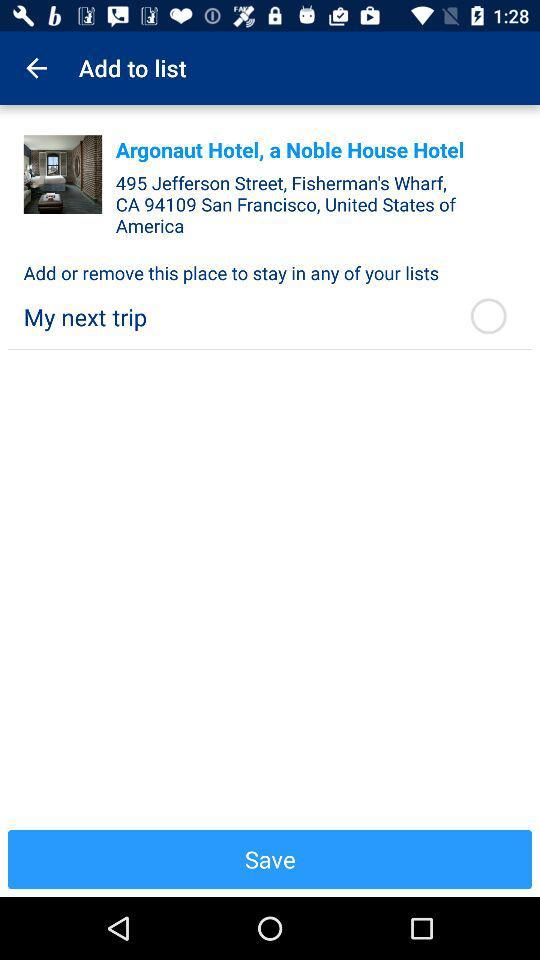 The height and width of the screenshot is (960, 540). What do you see at coordinates (36, 68) in the screenshot?
I see `item to the left of add to list app` at bounding box center [36, 68].